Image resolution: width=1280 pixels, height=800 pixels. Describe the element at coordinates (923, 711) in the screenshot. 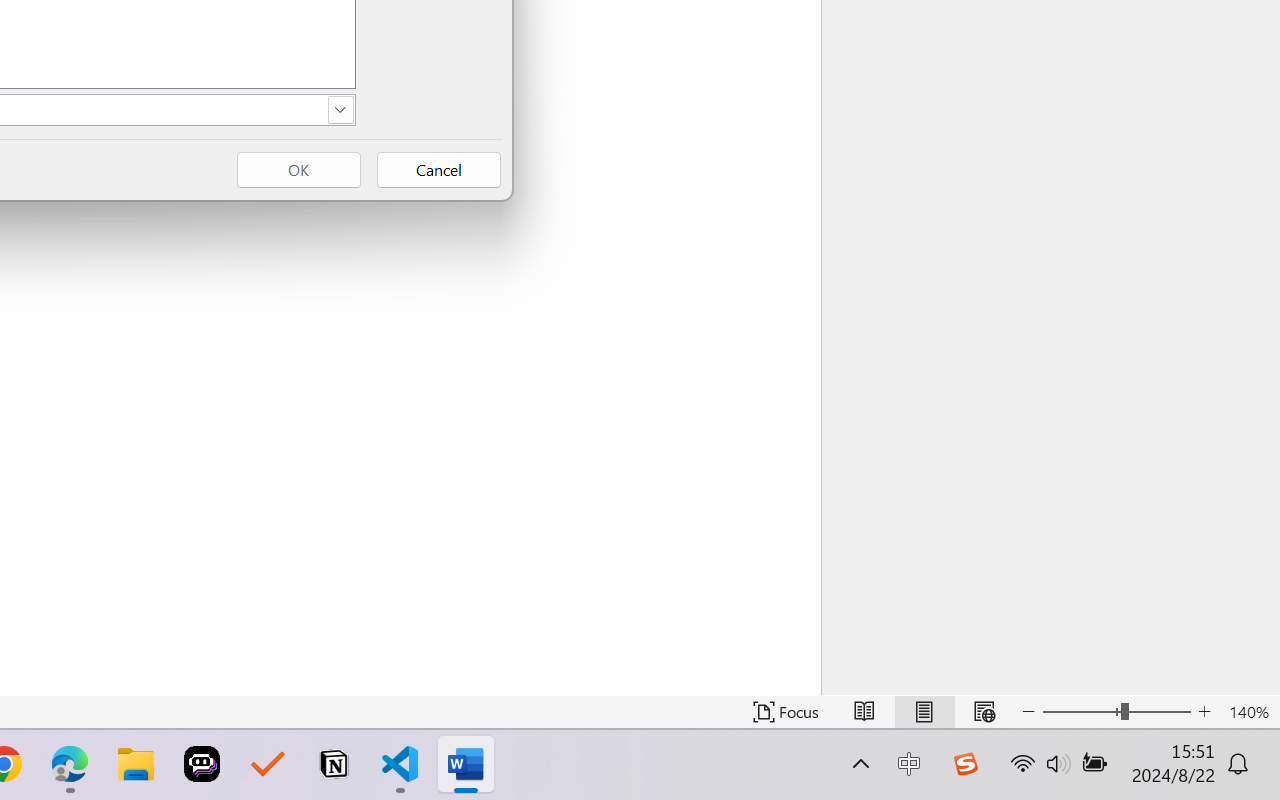

I see `'Print Layout'` at that location.